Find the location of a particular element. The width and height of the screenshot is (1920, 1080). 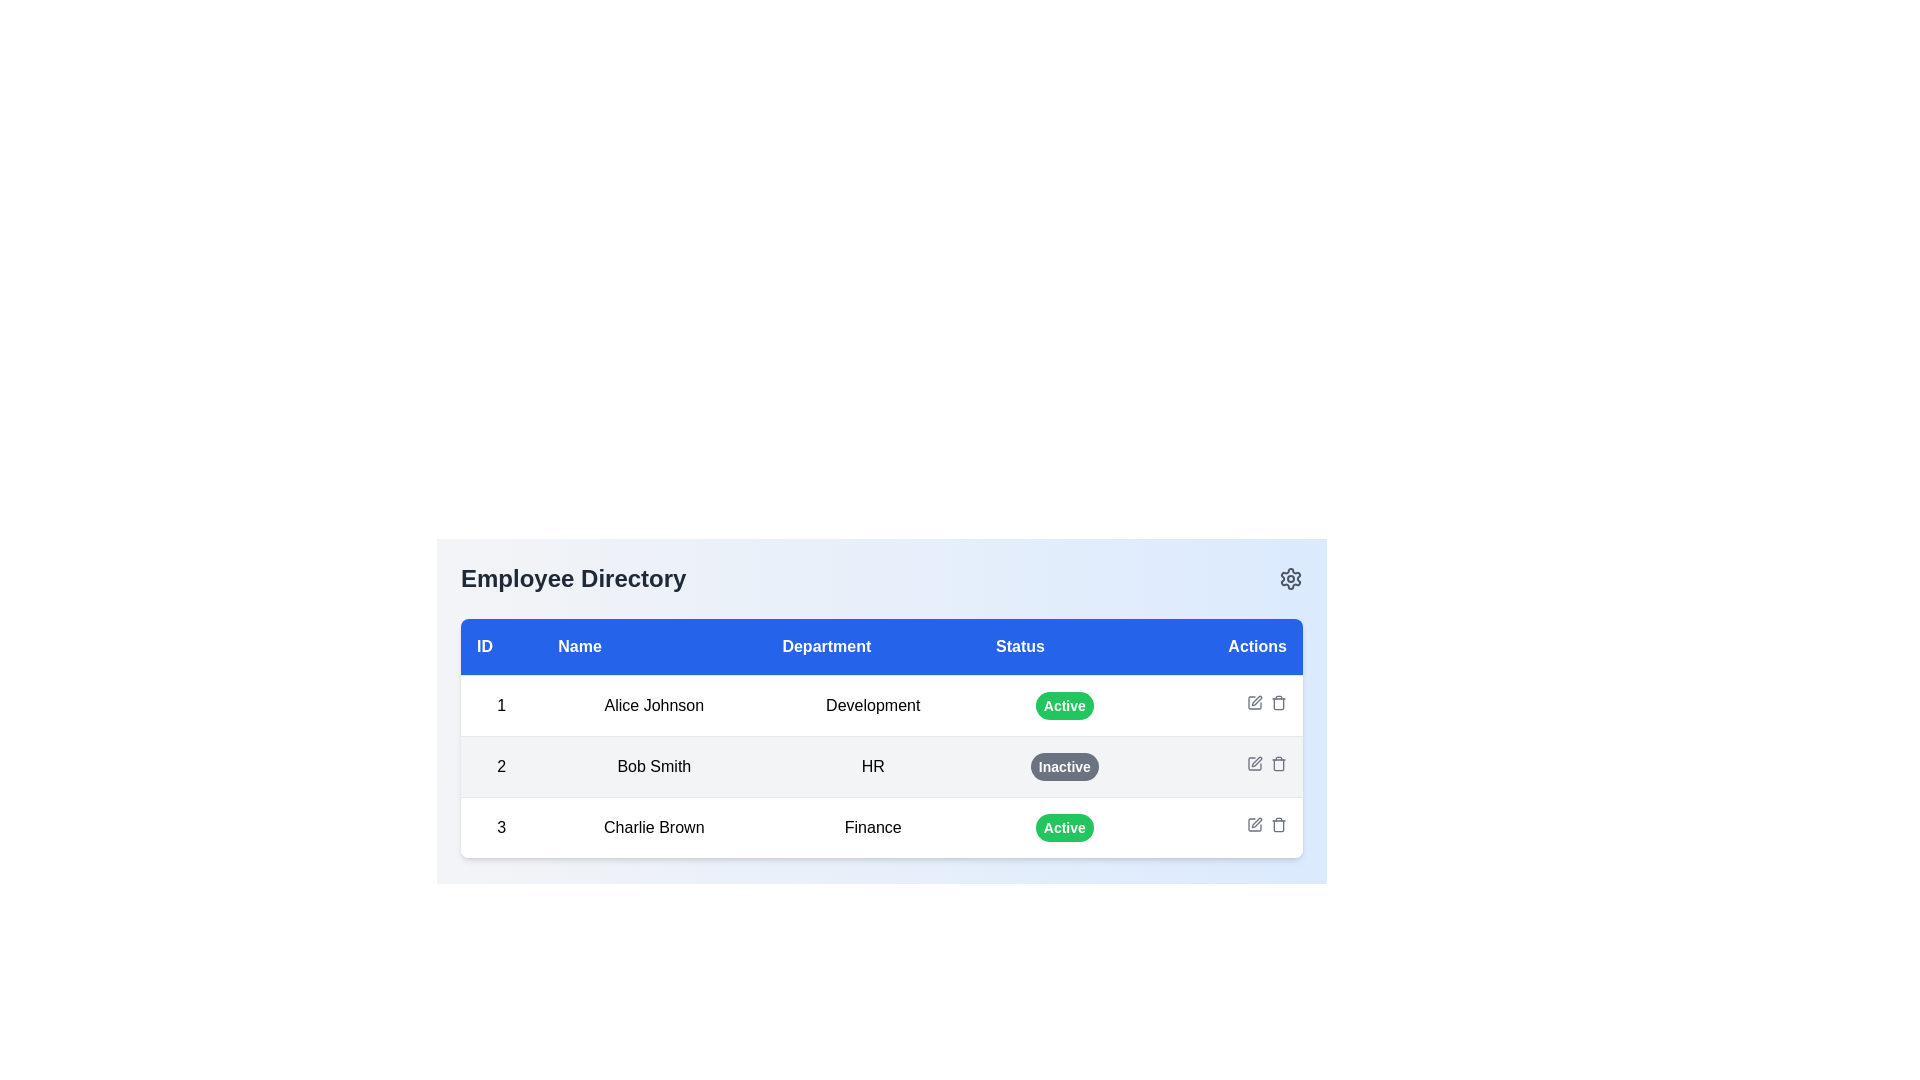

the 'HR' text label in the employee directory, which is located in the third column of the second row under the 'Department' header next to 'Bob Smith' is located at coordinates (873, 766).